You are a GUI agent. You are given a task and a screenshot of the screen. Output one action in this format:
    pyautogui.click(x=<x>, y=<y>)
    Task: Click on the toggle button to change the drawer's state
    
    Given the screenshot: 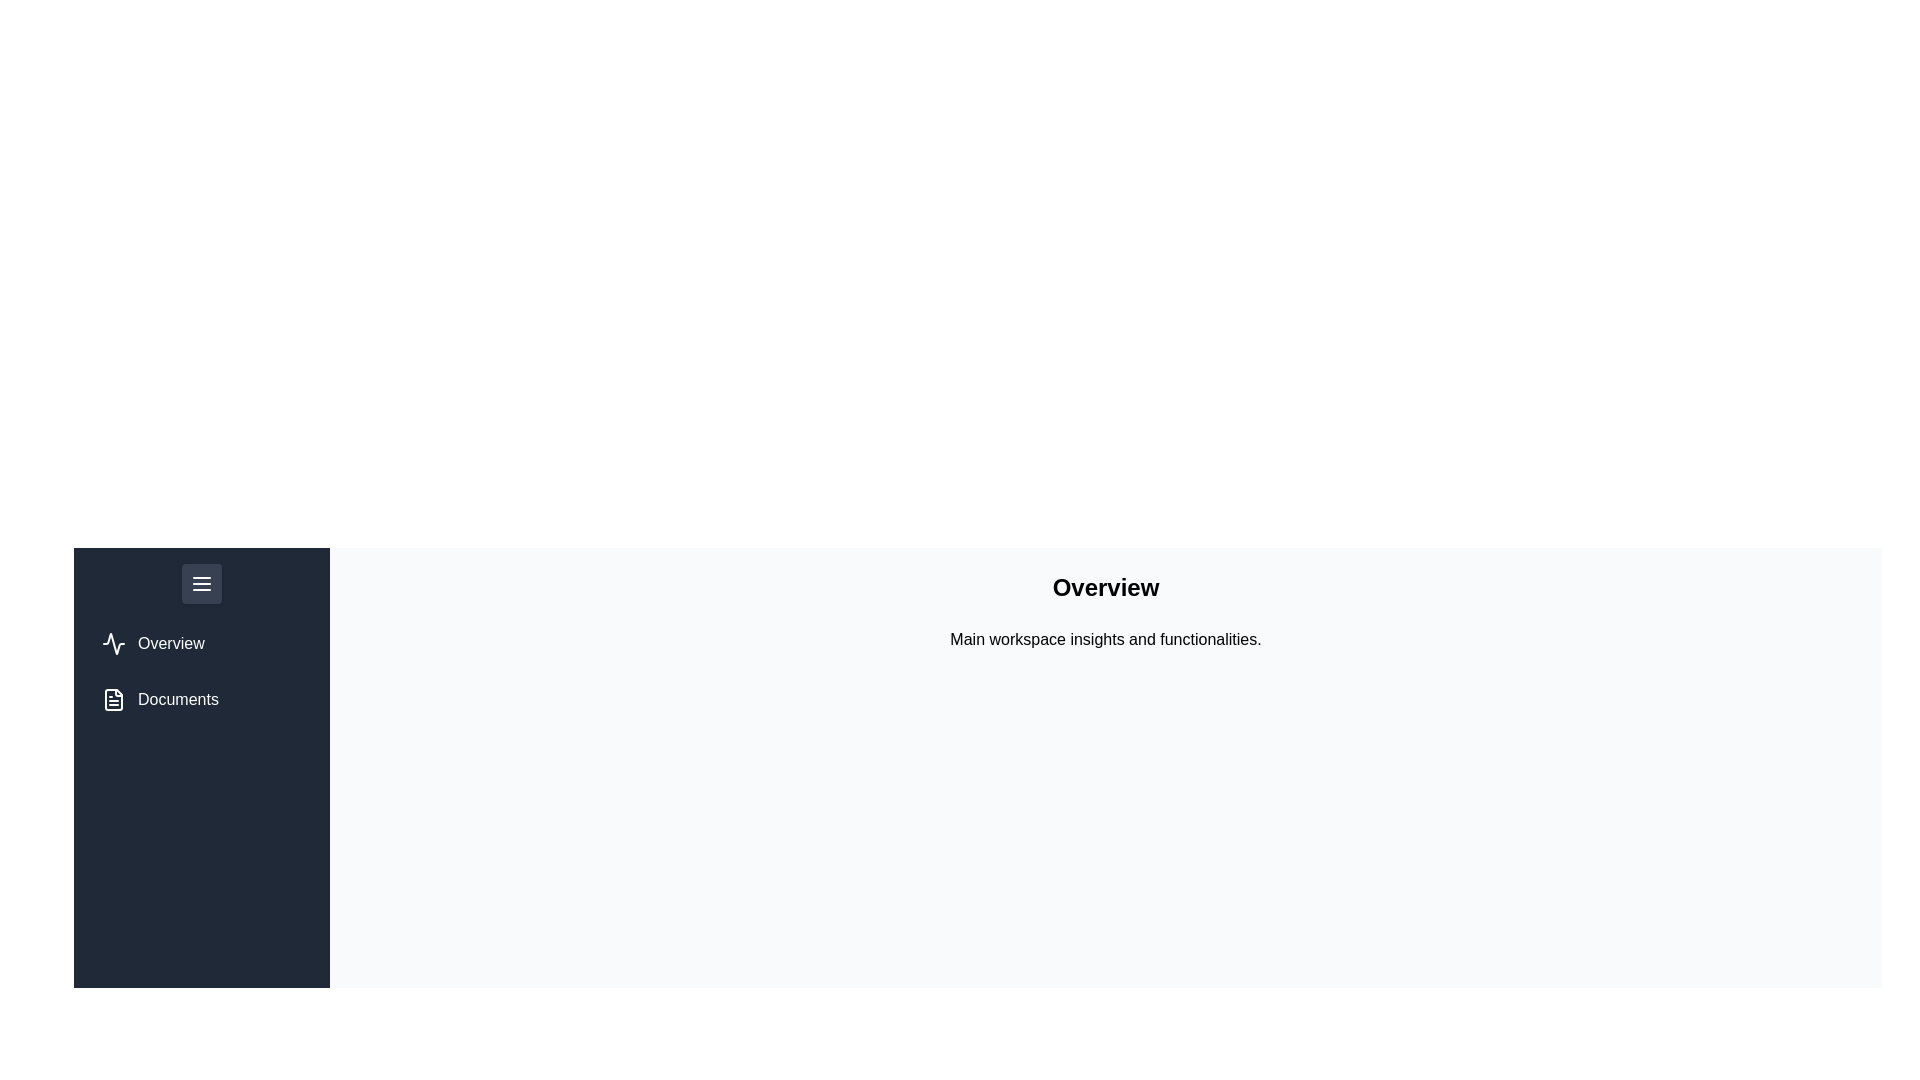 What is the action you would take?
    pyautogui.click(x=201, y=583)
    